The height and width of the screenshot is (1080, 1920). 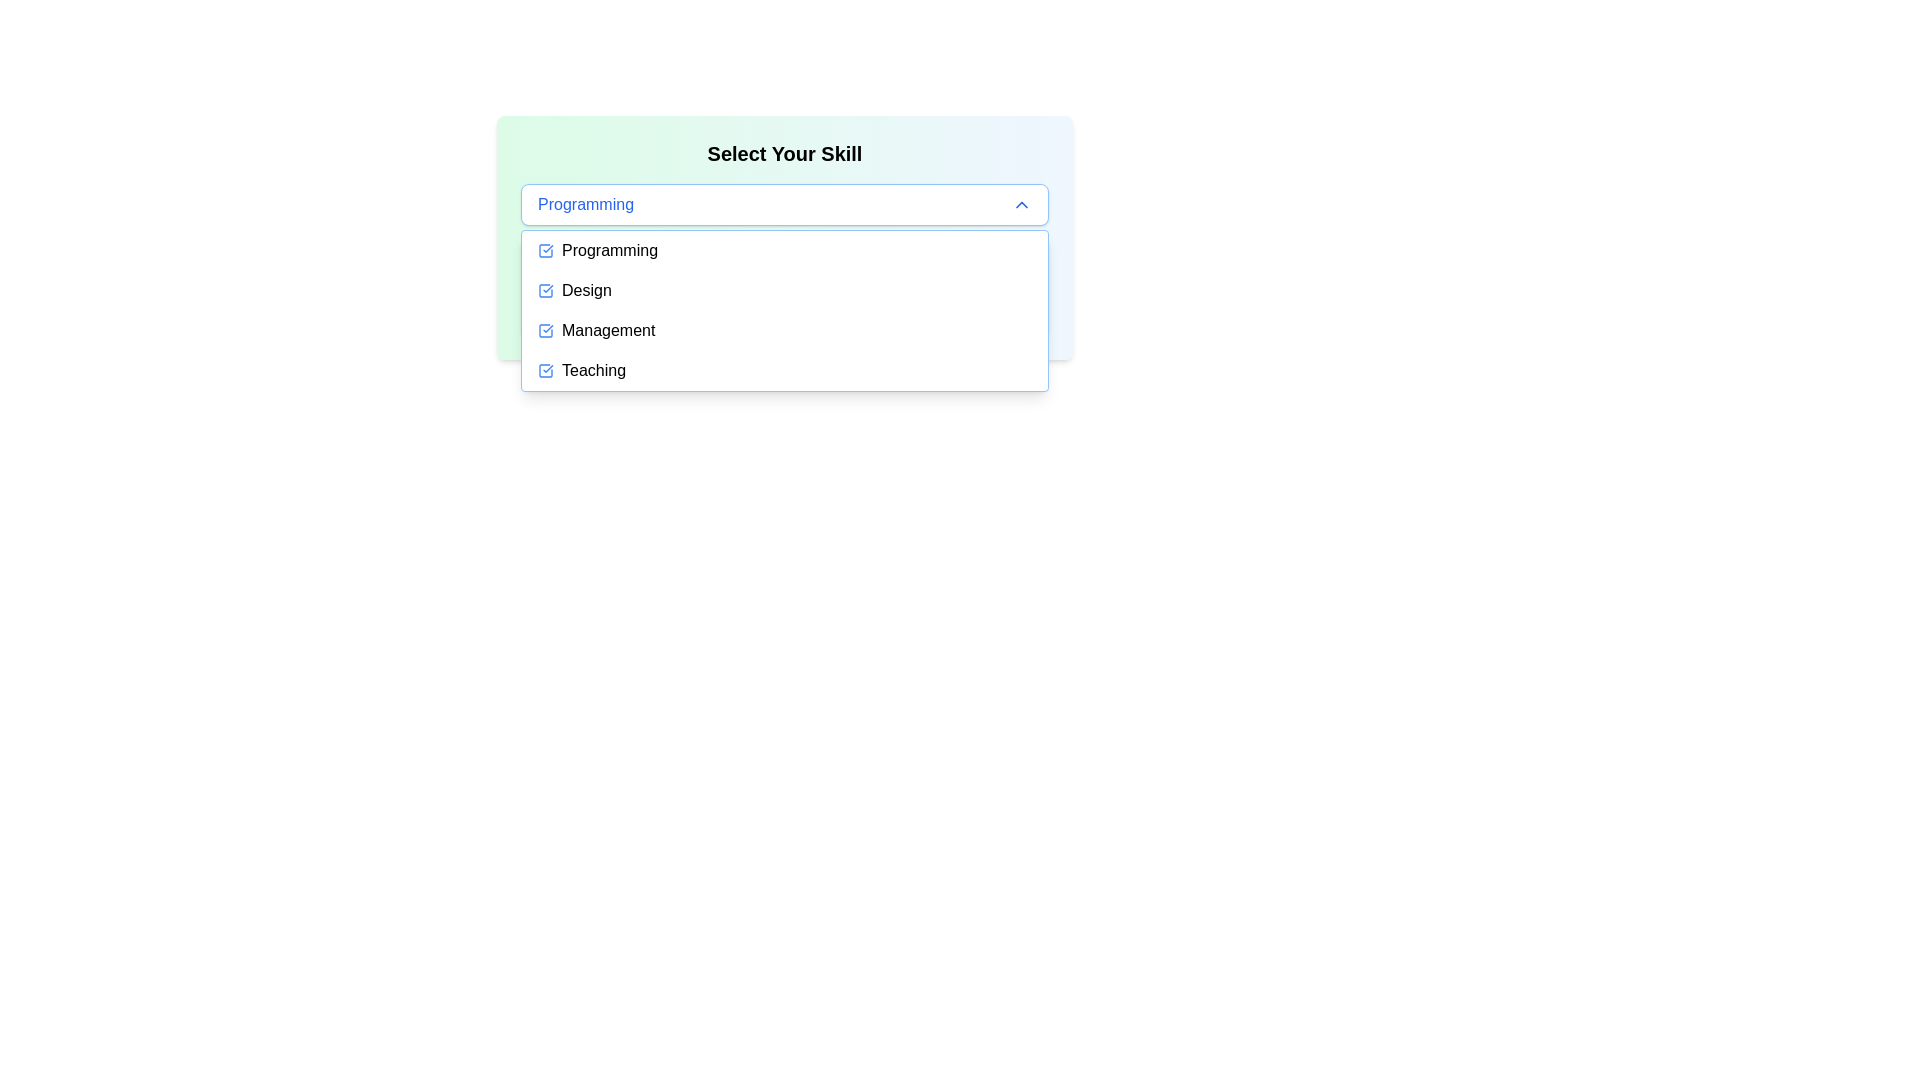 I want to click on the 'Select Your Skill' dropdown menu to choose a skill from the available options, so click(x=784, y=237).